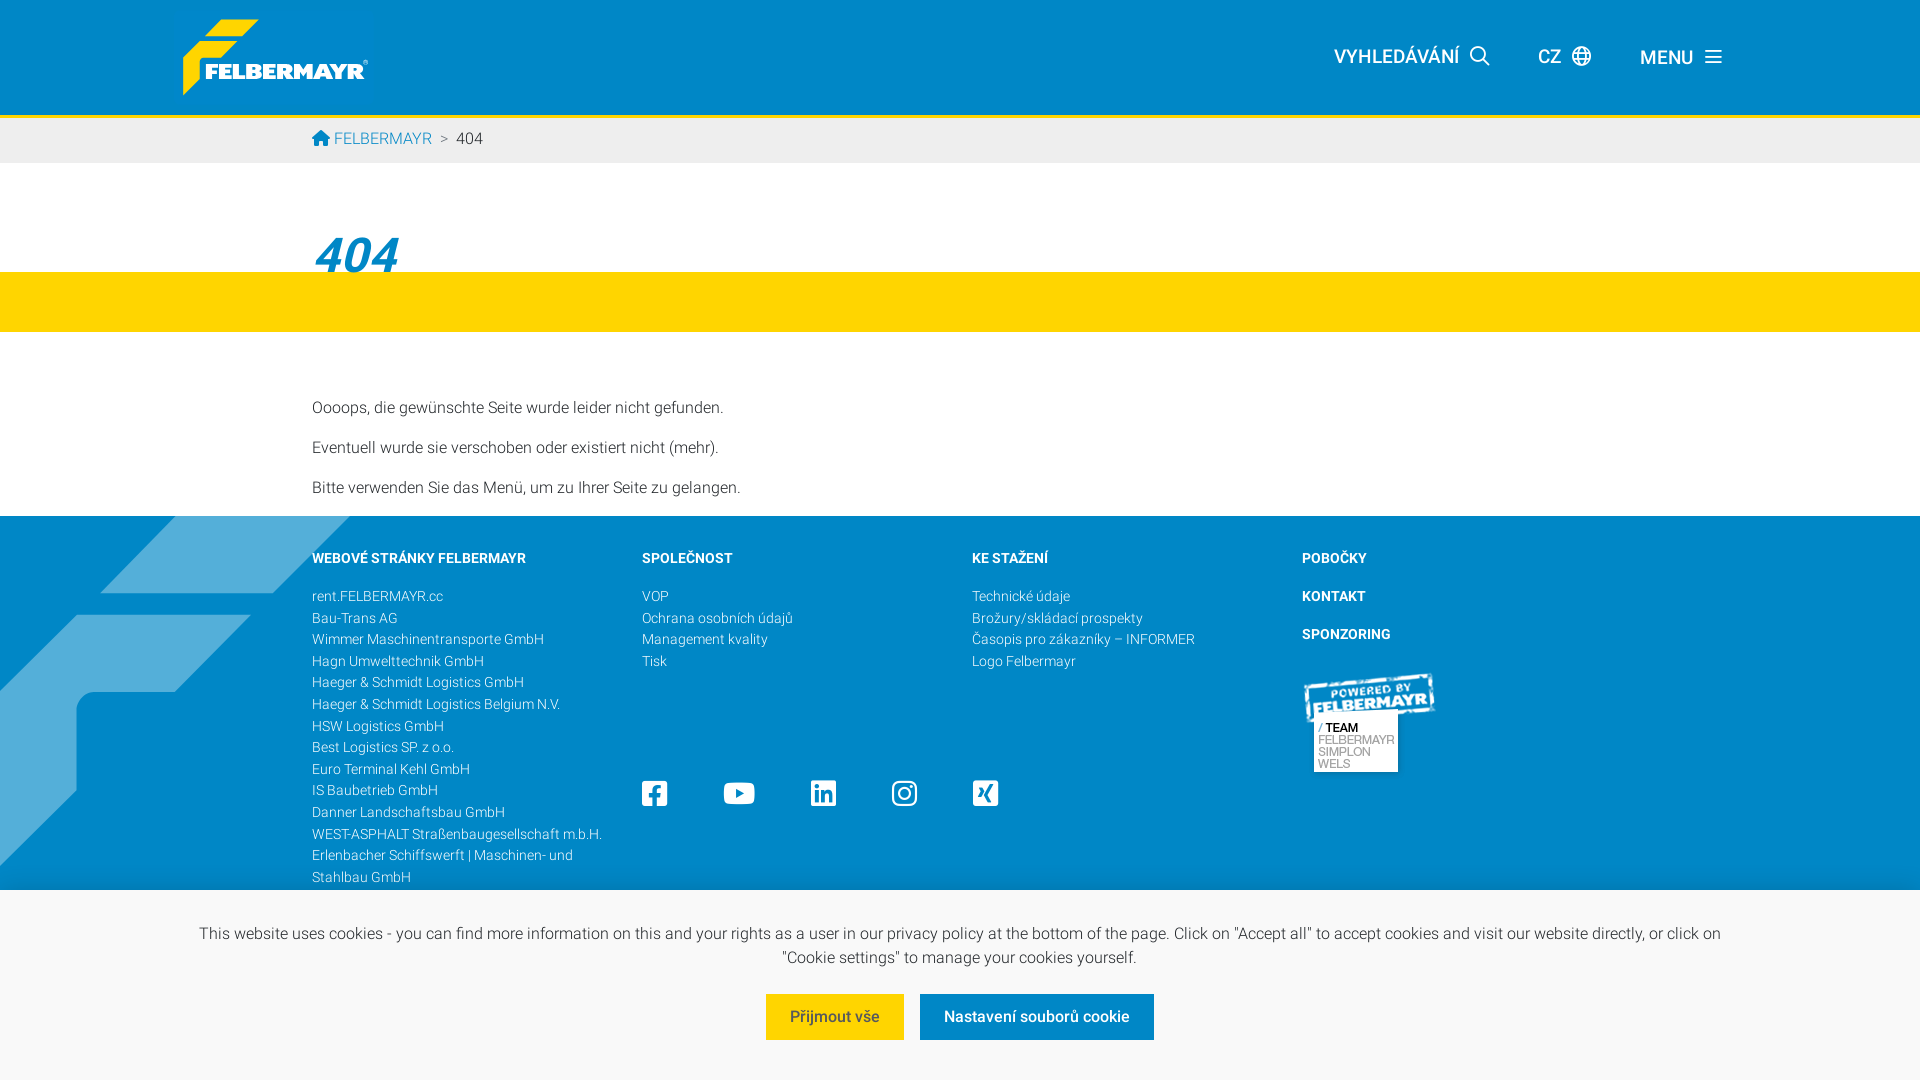 The height and width of the screenshot is (1080, 1920). Describe the element at coordinates (1334, 595) in the screenshot. I see `'KONTAKT'` at that location.